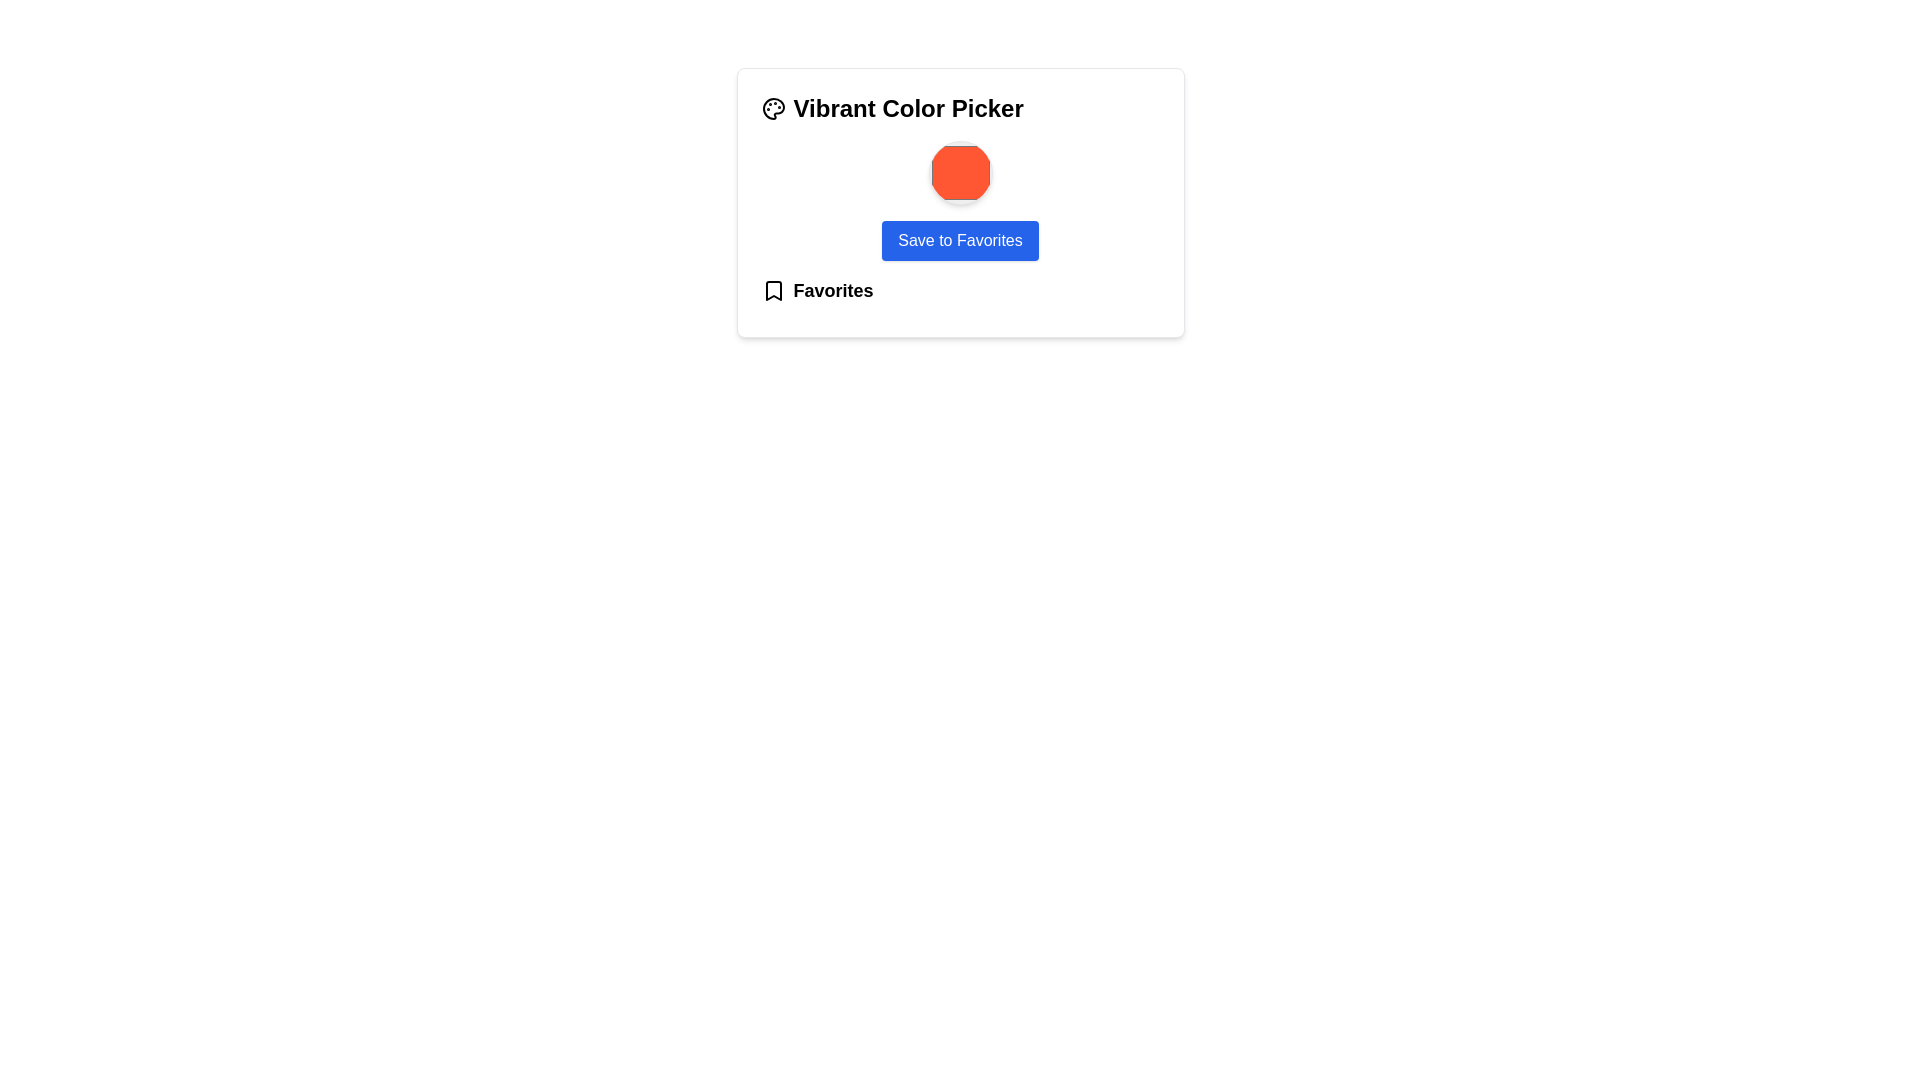 The height and width of the screenshot is (1080, 1920). Describe the element at coordinates (772, 108) in the screenshot. I see `the decorative icon located to the left of the 'Vibrant Color Picker' text, which serves as a thematic visual cue for color selection` at that location.